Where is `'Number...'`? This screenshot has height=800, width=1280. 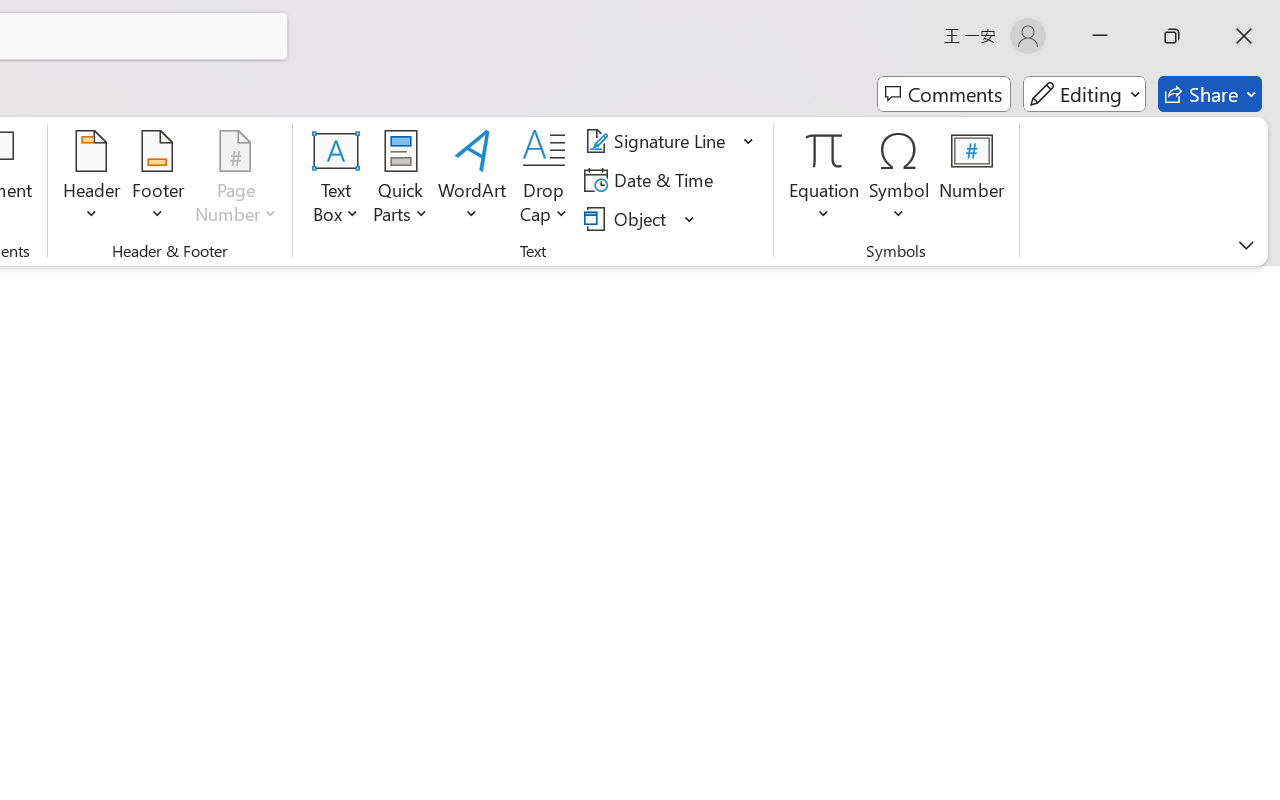
'Number...' is located at coordinates (972, 179).